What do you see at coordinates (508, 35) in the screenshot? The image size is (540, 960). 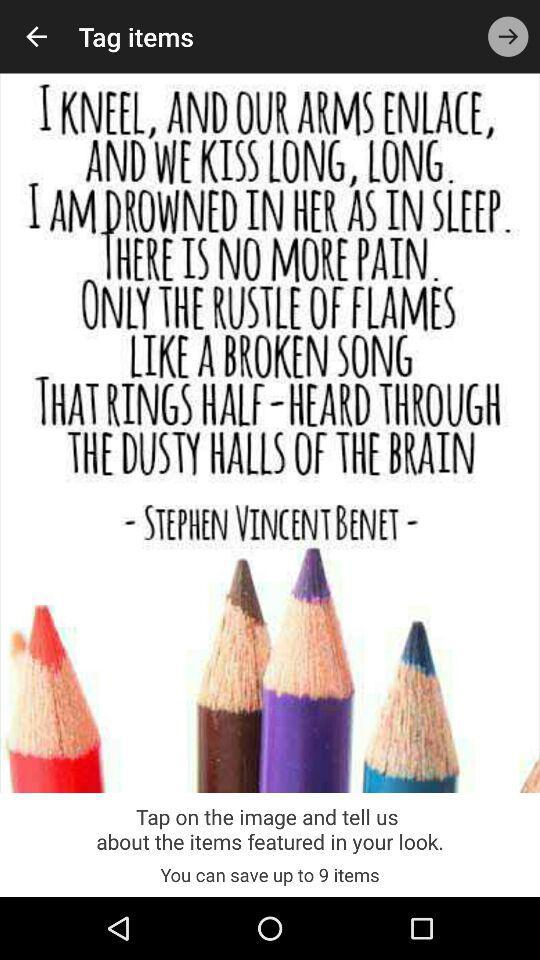 I see `item next to the tag items` at bounding box center [508, 35].